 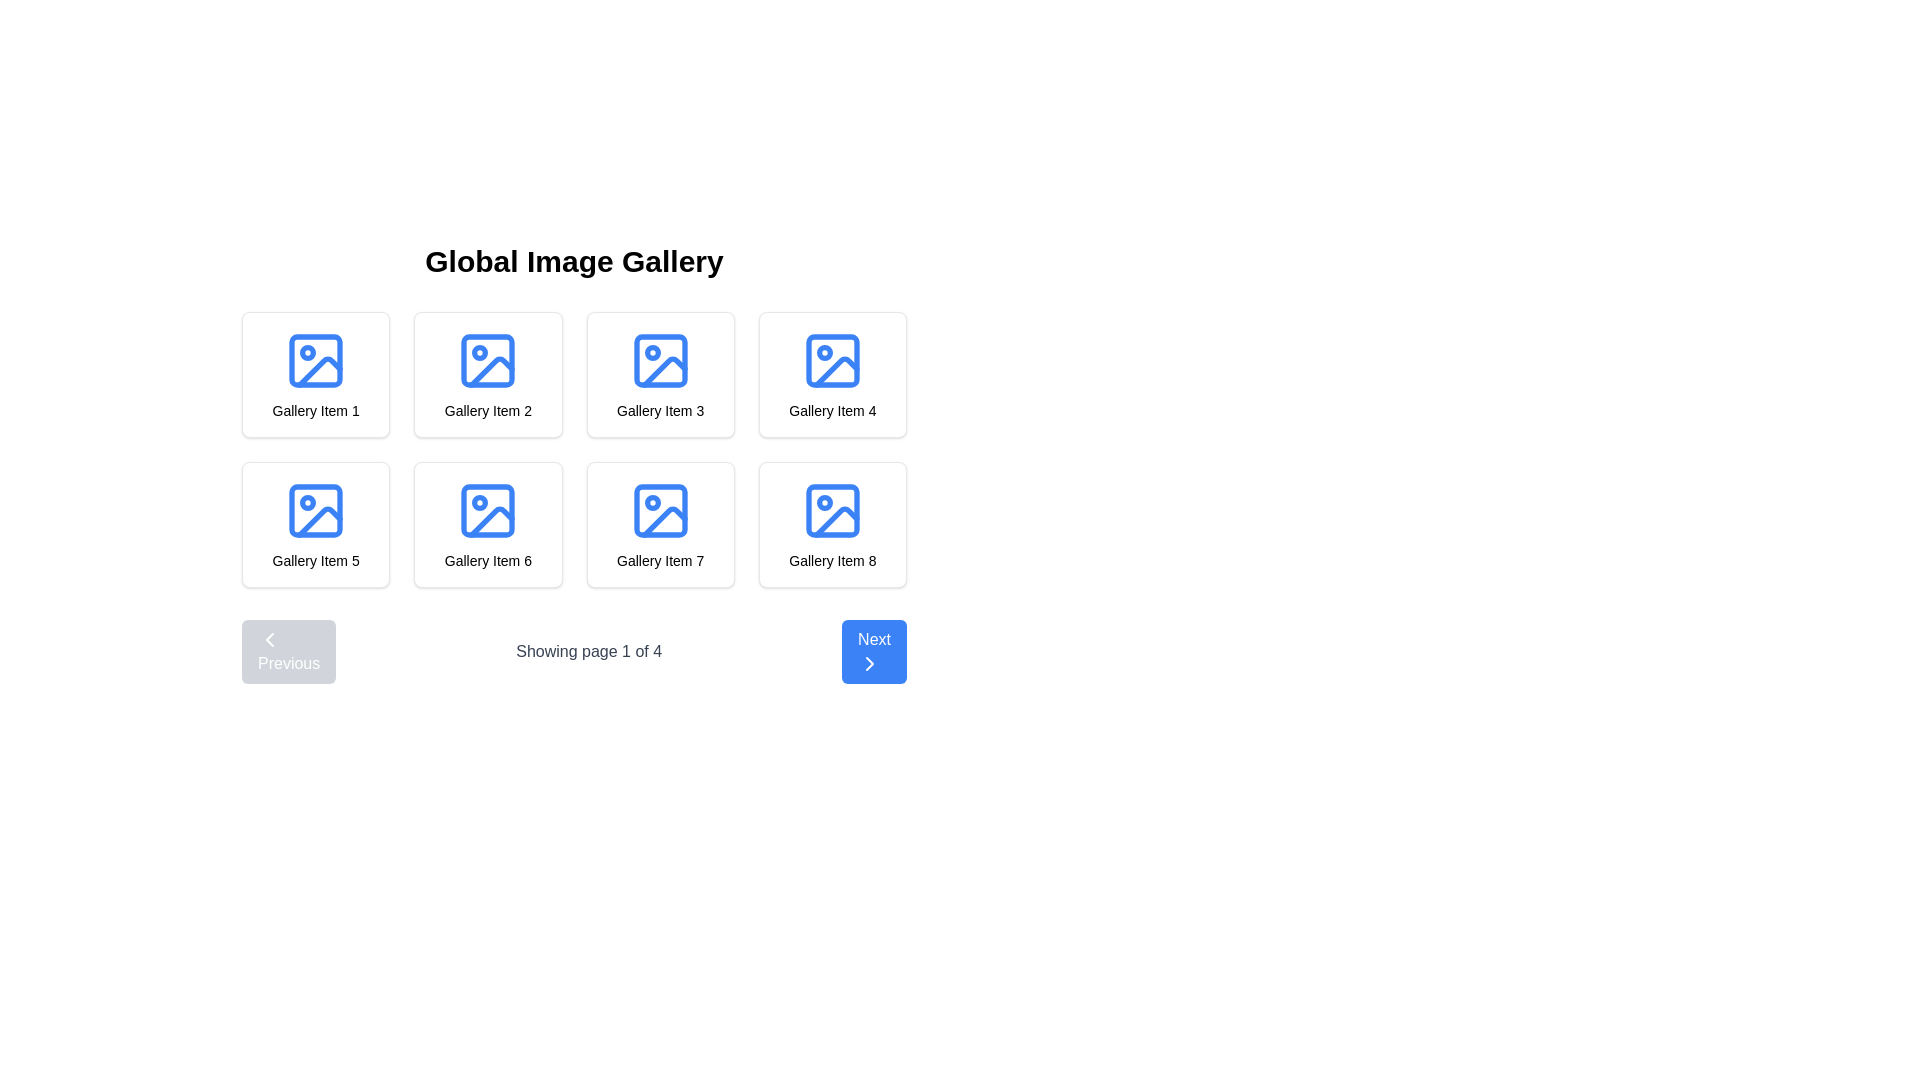 I want to click on the first Gallery item card in the top-left corner of the grid, so click(x=315, y=374).